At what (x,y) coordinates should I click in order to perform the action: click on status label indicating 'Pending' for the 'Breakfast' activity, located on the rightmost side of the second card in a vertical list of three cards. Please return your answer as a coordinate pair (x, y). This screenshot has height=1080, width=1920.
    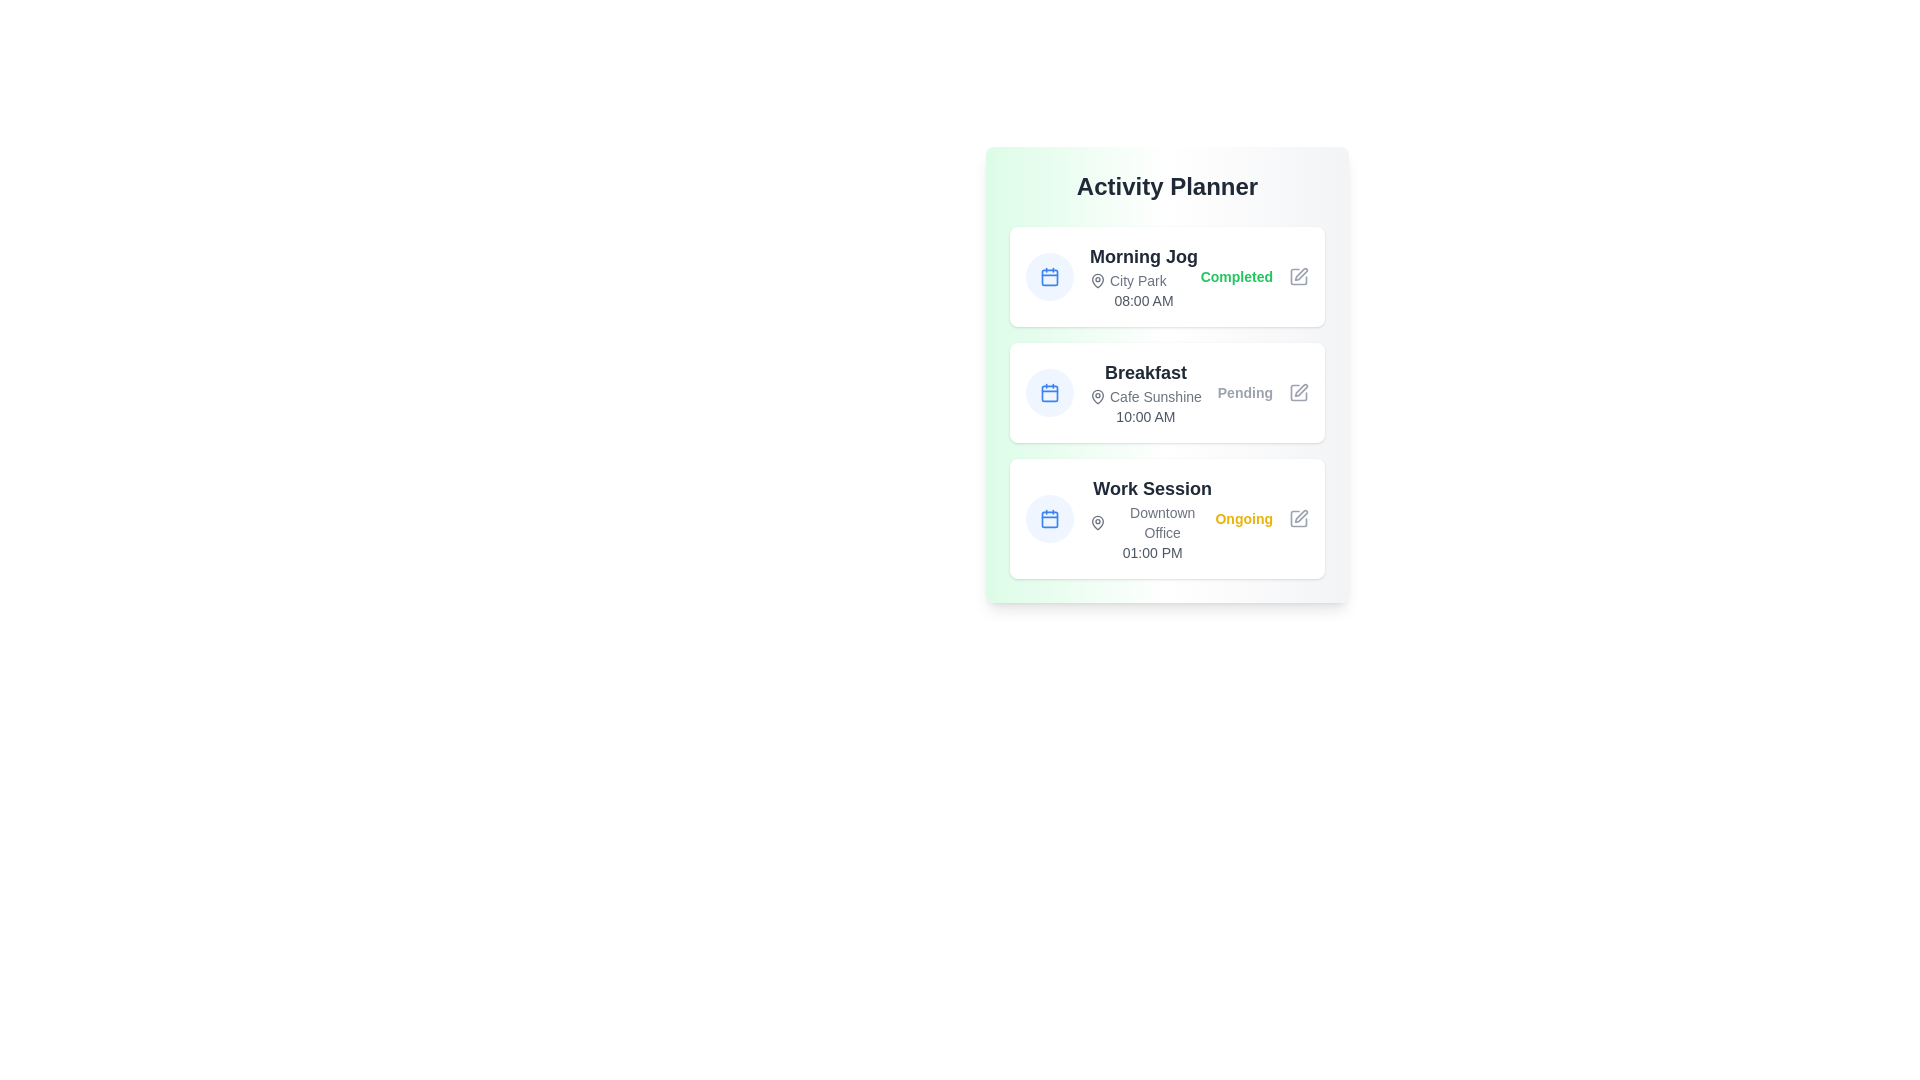
    Looking at the image, I should click on (1262, 393).